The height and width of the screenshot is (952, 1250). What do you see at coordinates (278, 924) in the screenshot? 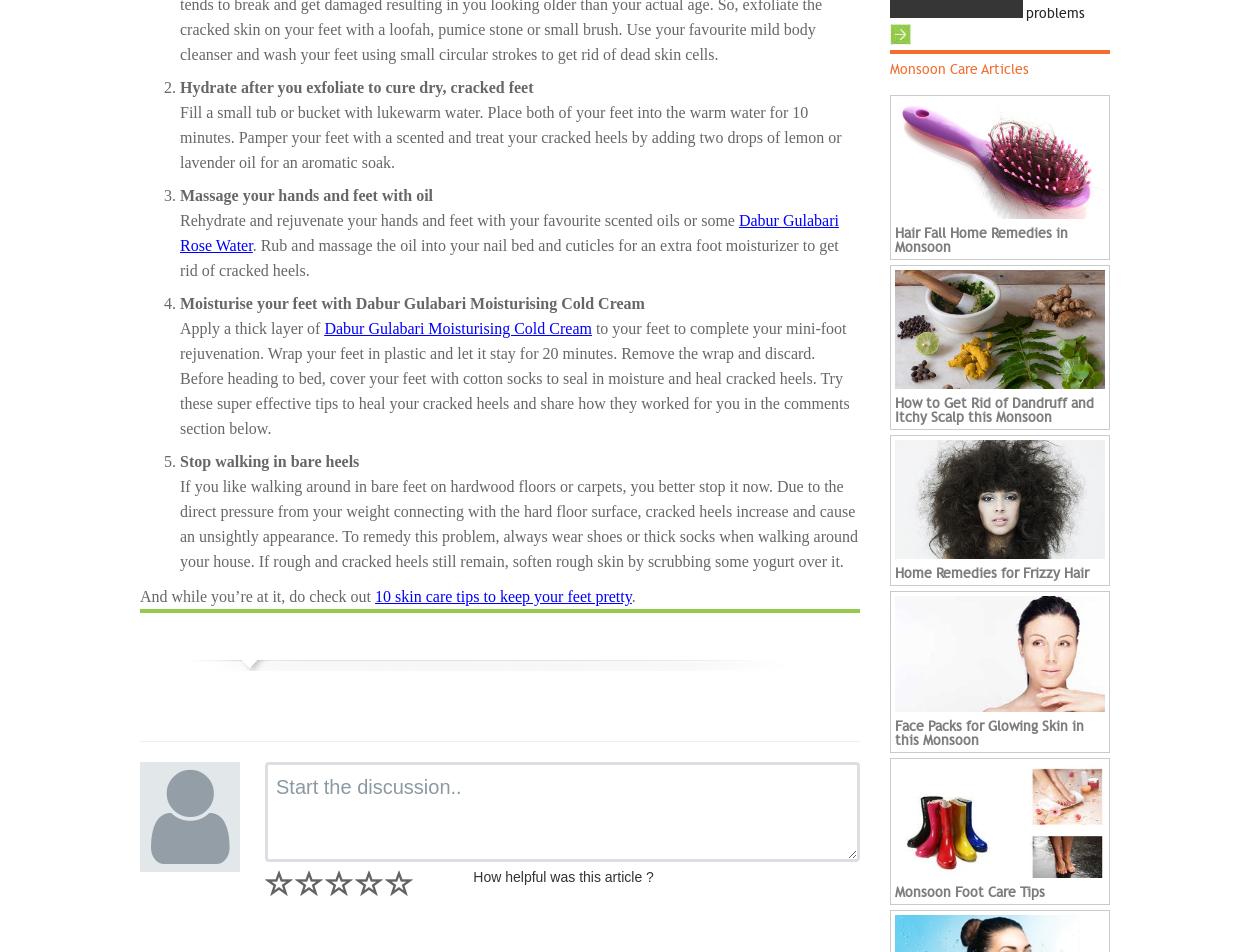
I see `'Not Rated'` at bounding box center [278, 924].